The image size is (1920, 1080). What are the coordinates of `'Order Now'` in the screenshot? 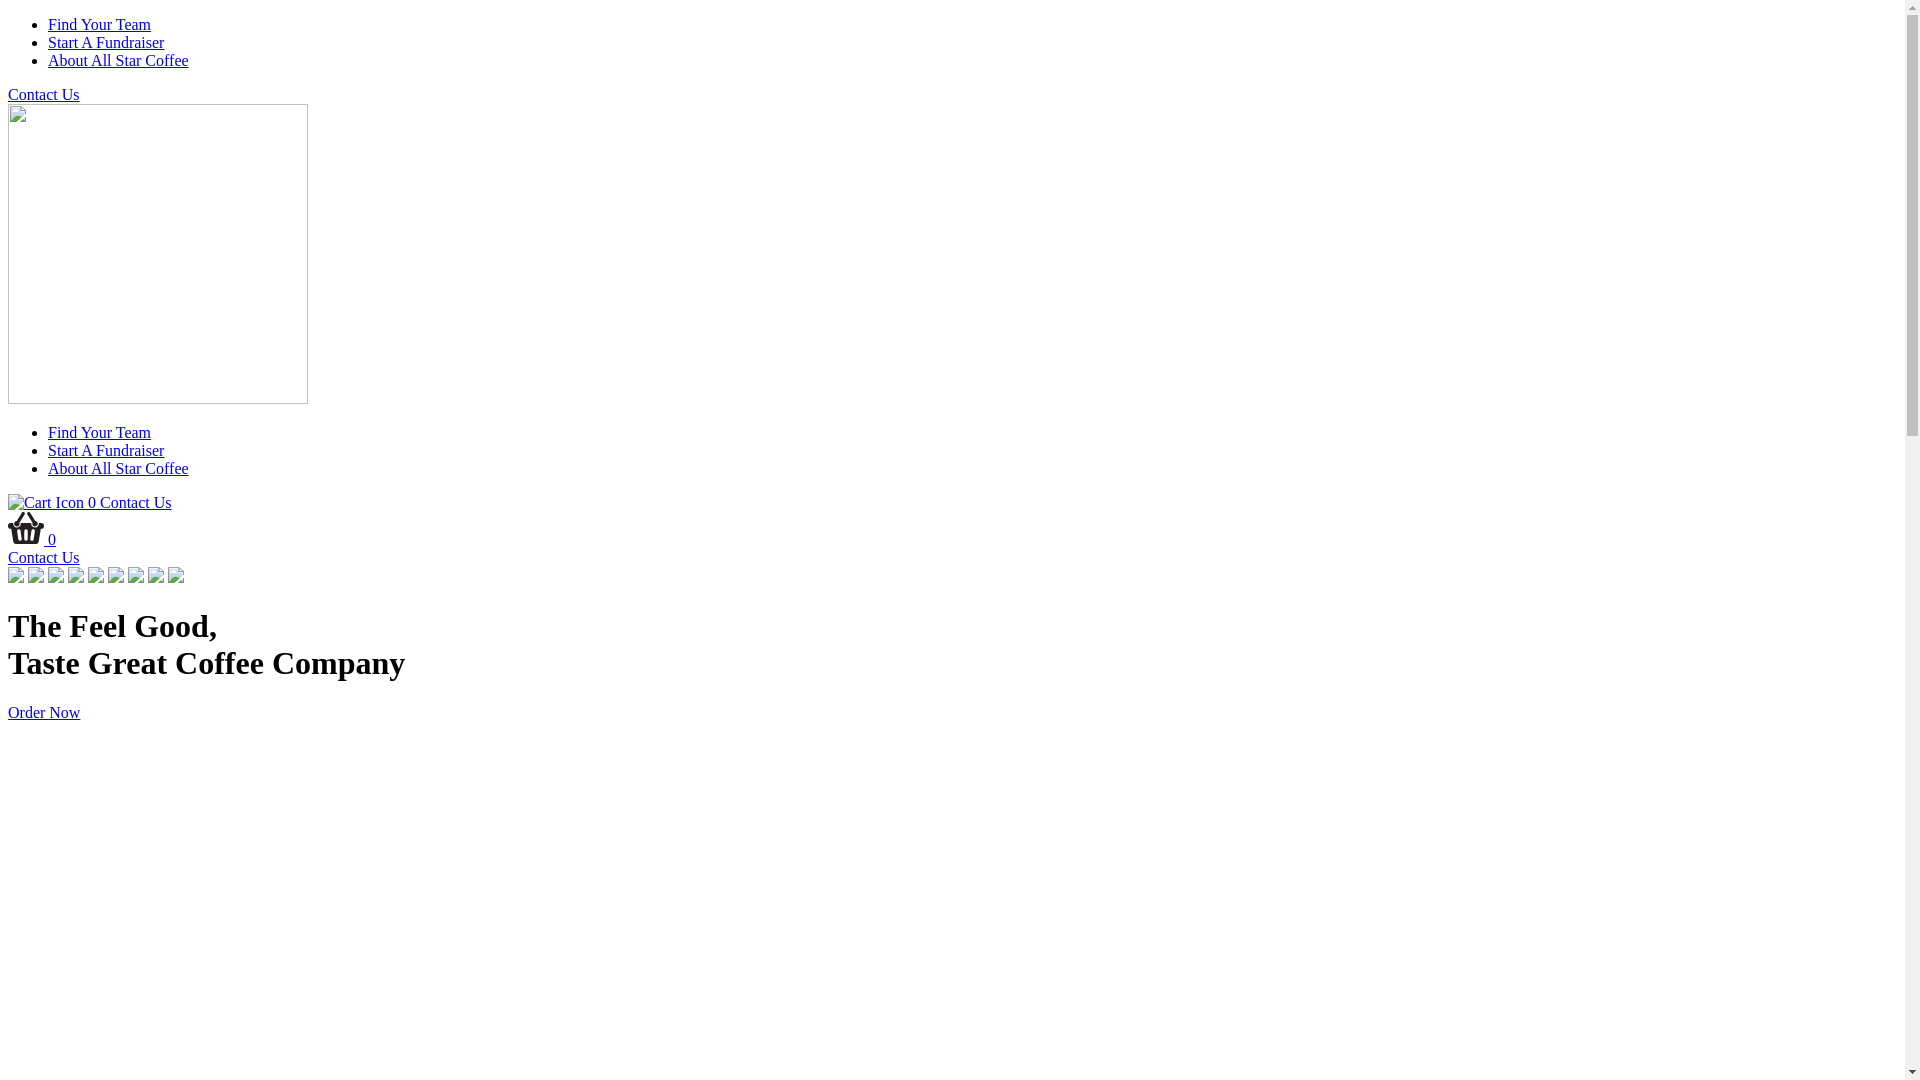 It's located at (43, 711).